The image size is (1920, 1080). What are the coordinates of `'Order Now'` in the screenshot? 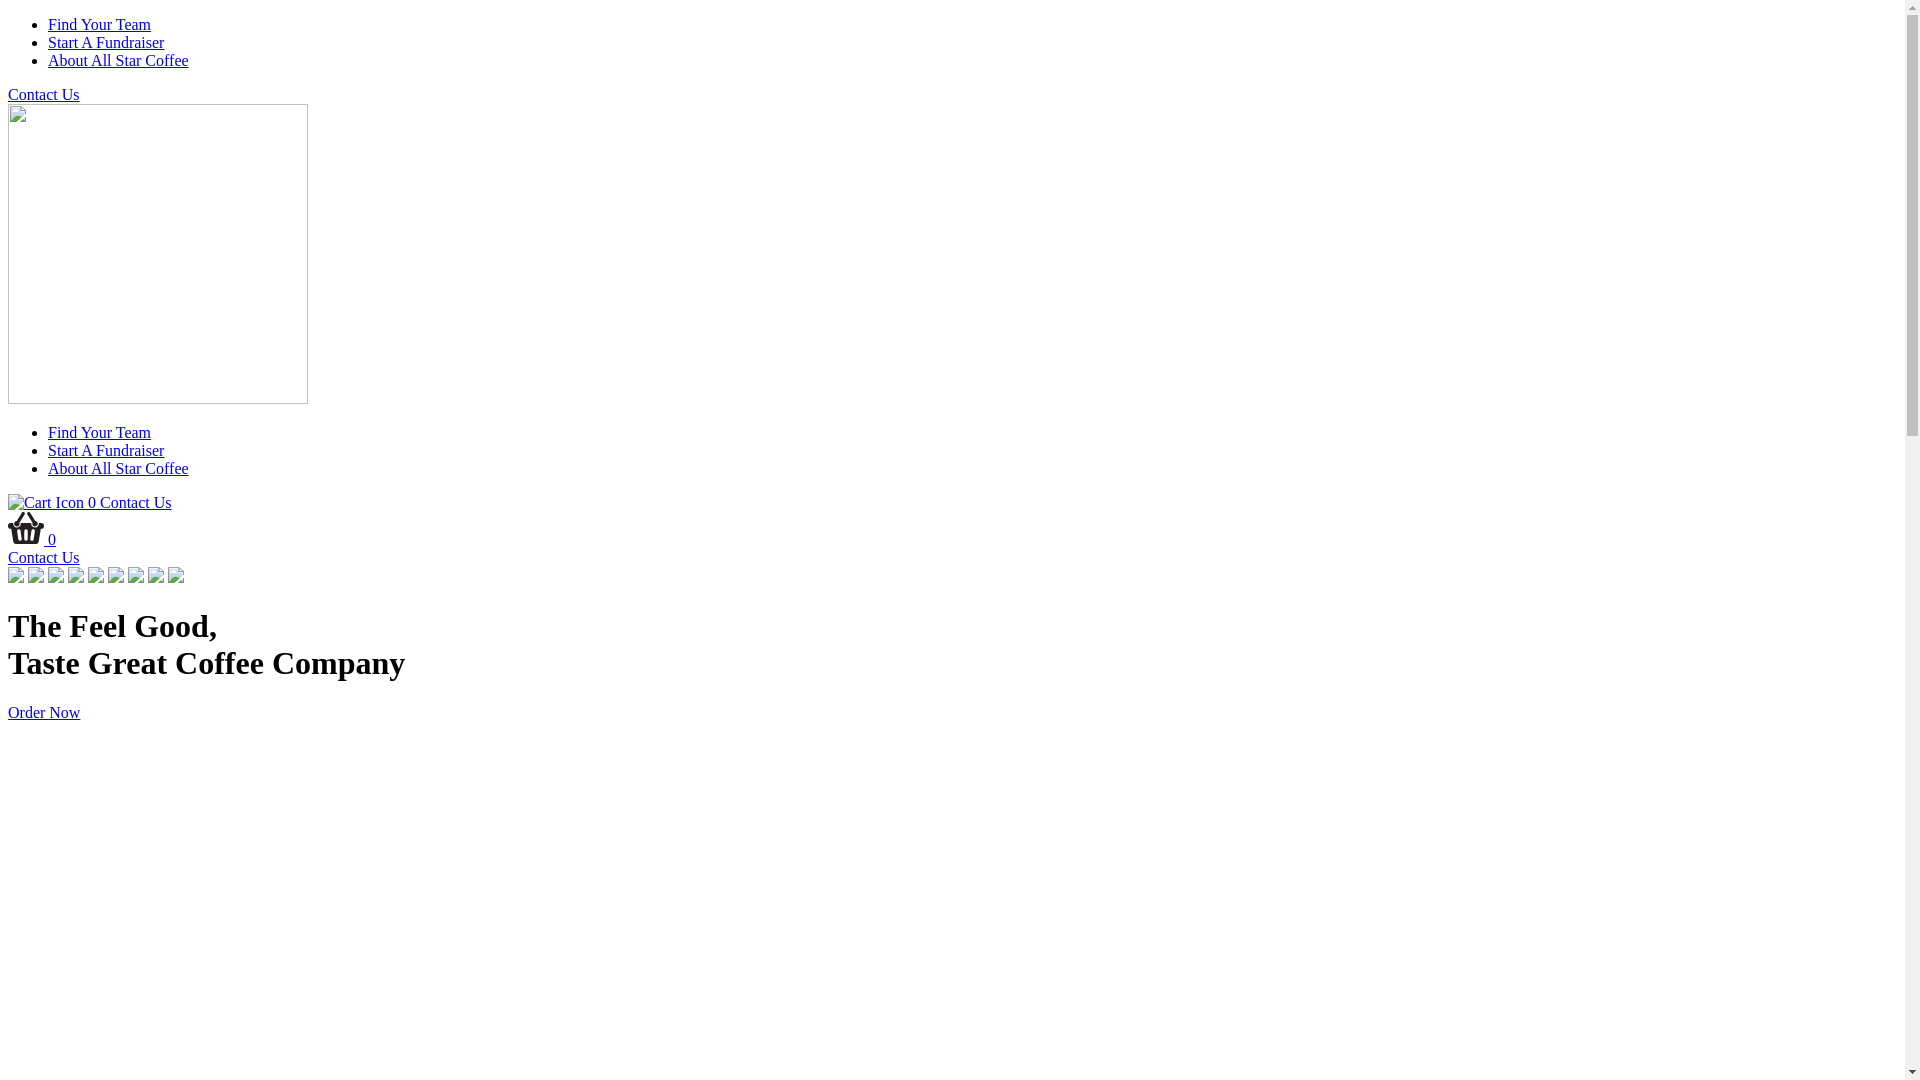 It's located at (43, 711).